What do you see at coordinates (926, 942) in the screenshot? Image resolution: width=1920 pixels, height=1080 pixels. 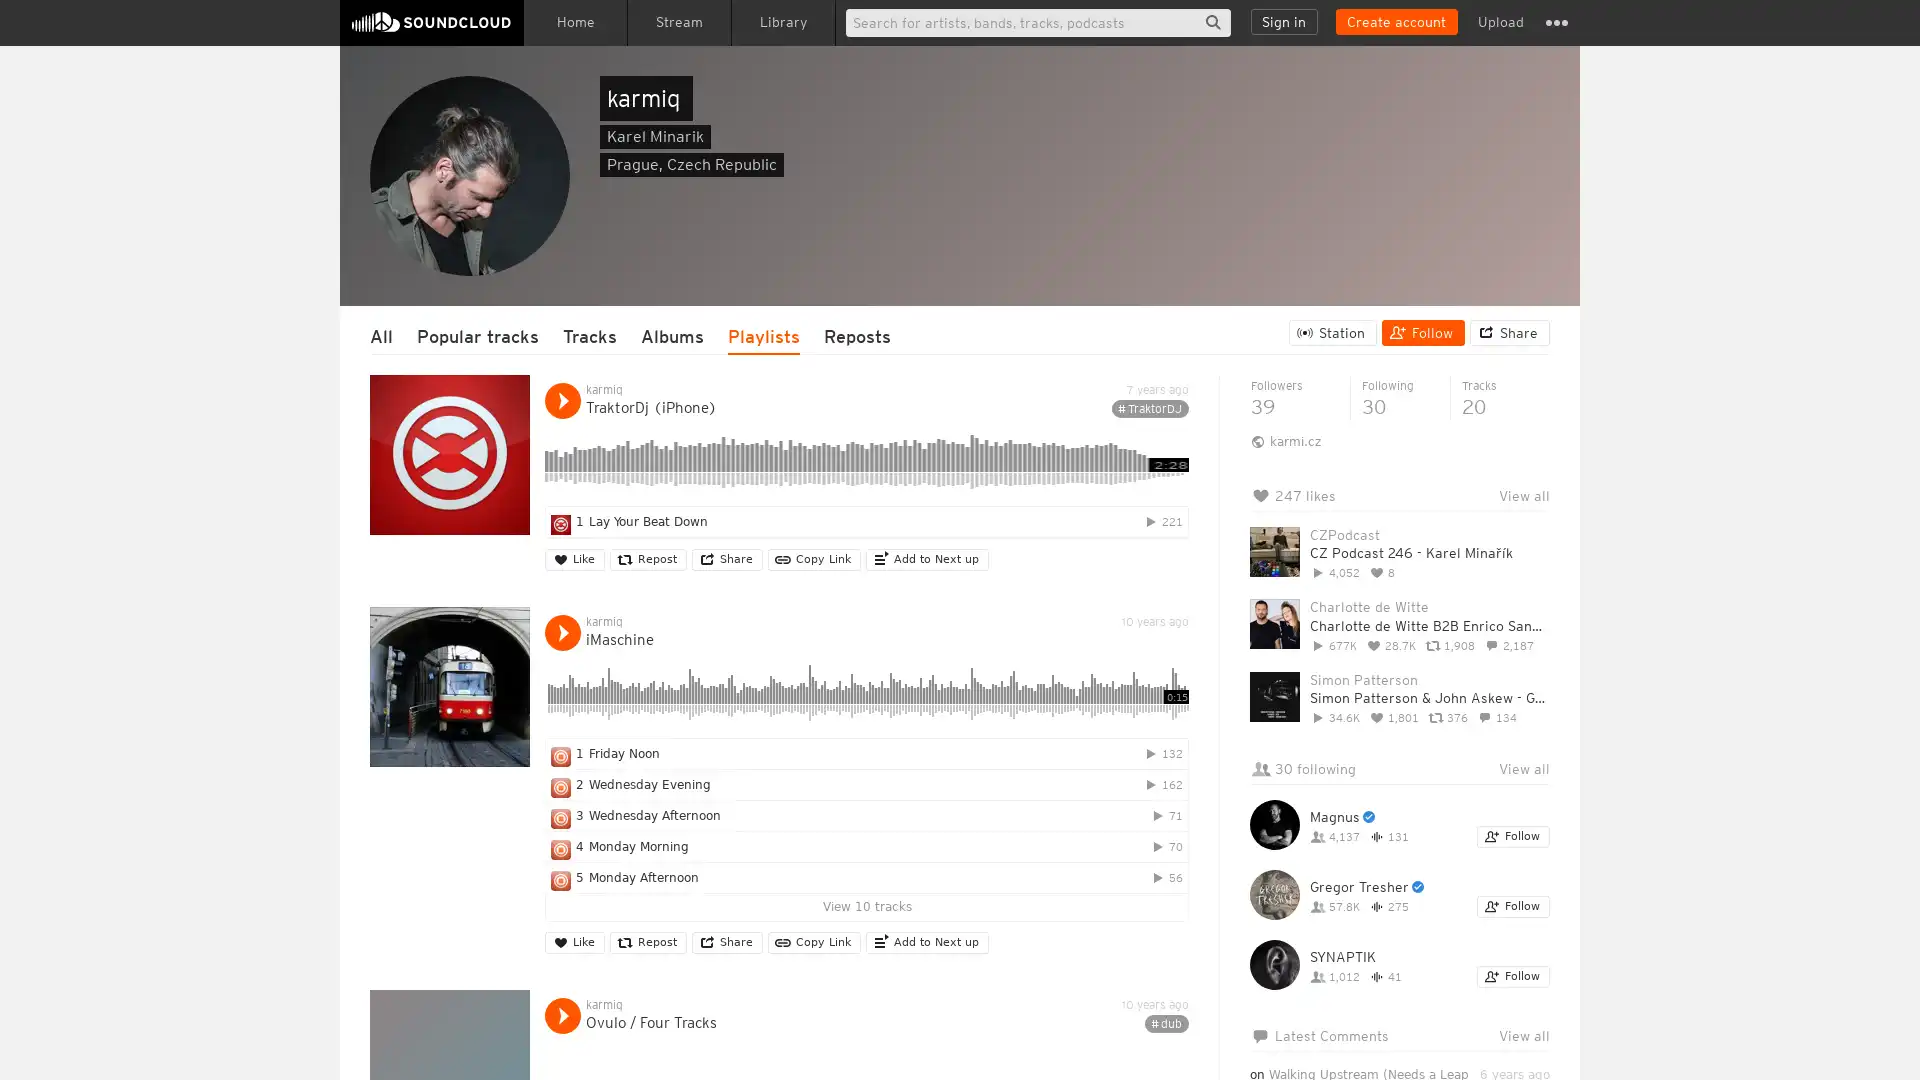 I see `Add to Next up` at bounding box center [926, 942].